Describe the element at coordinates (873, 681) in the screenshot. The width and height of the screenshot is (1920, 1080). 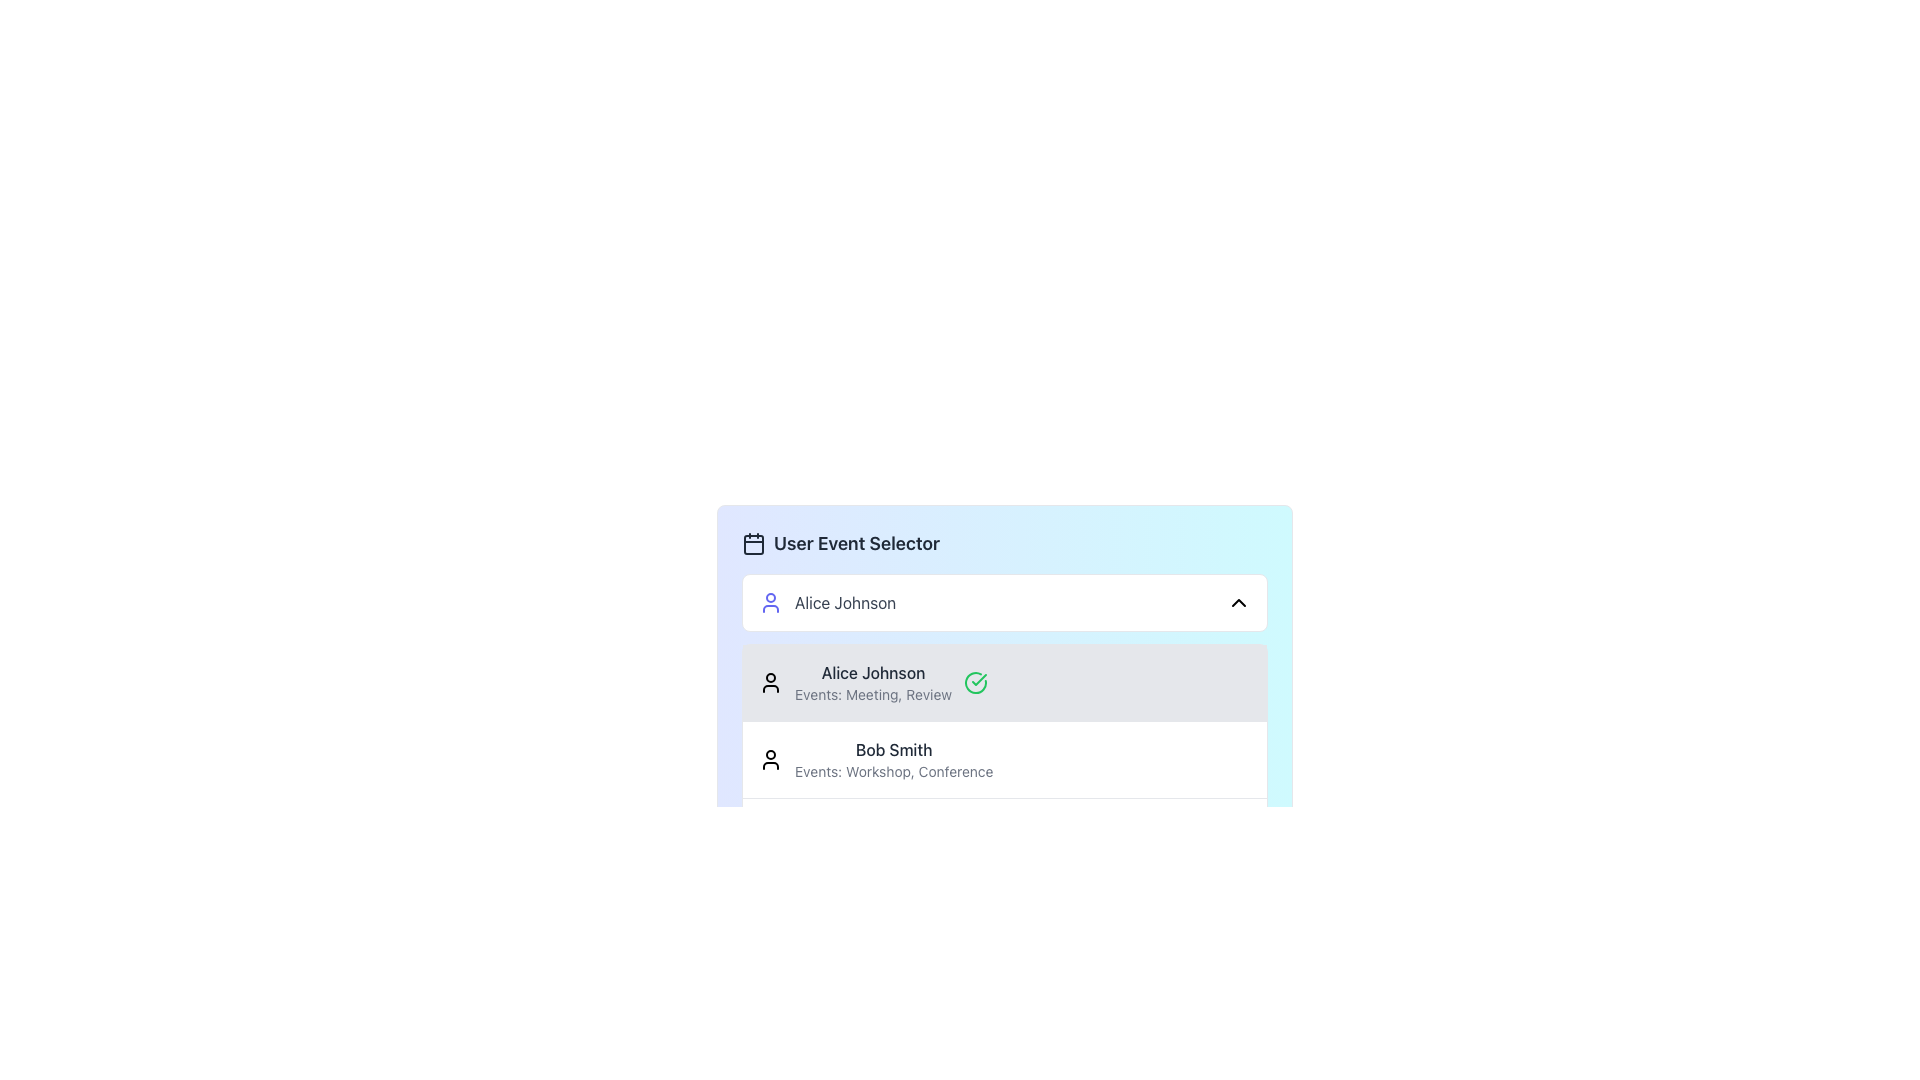
I see `the text block displaying the name 'Alice Johnson' in the second list item of the user selection dropdown` at that location.